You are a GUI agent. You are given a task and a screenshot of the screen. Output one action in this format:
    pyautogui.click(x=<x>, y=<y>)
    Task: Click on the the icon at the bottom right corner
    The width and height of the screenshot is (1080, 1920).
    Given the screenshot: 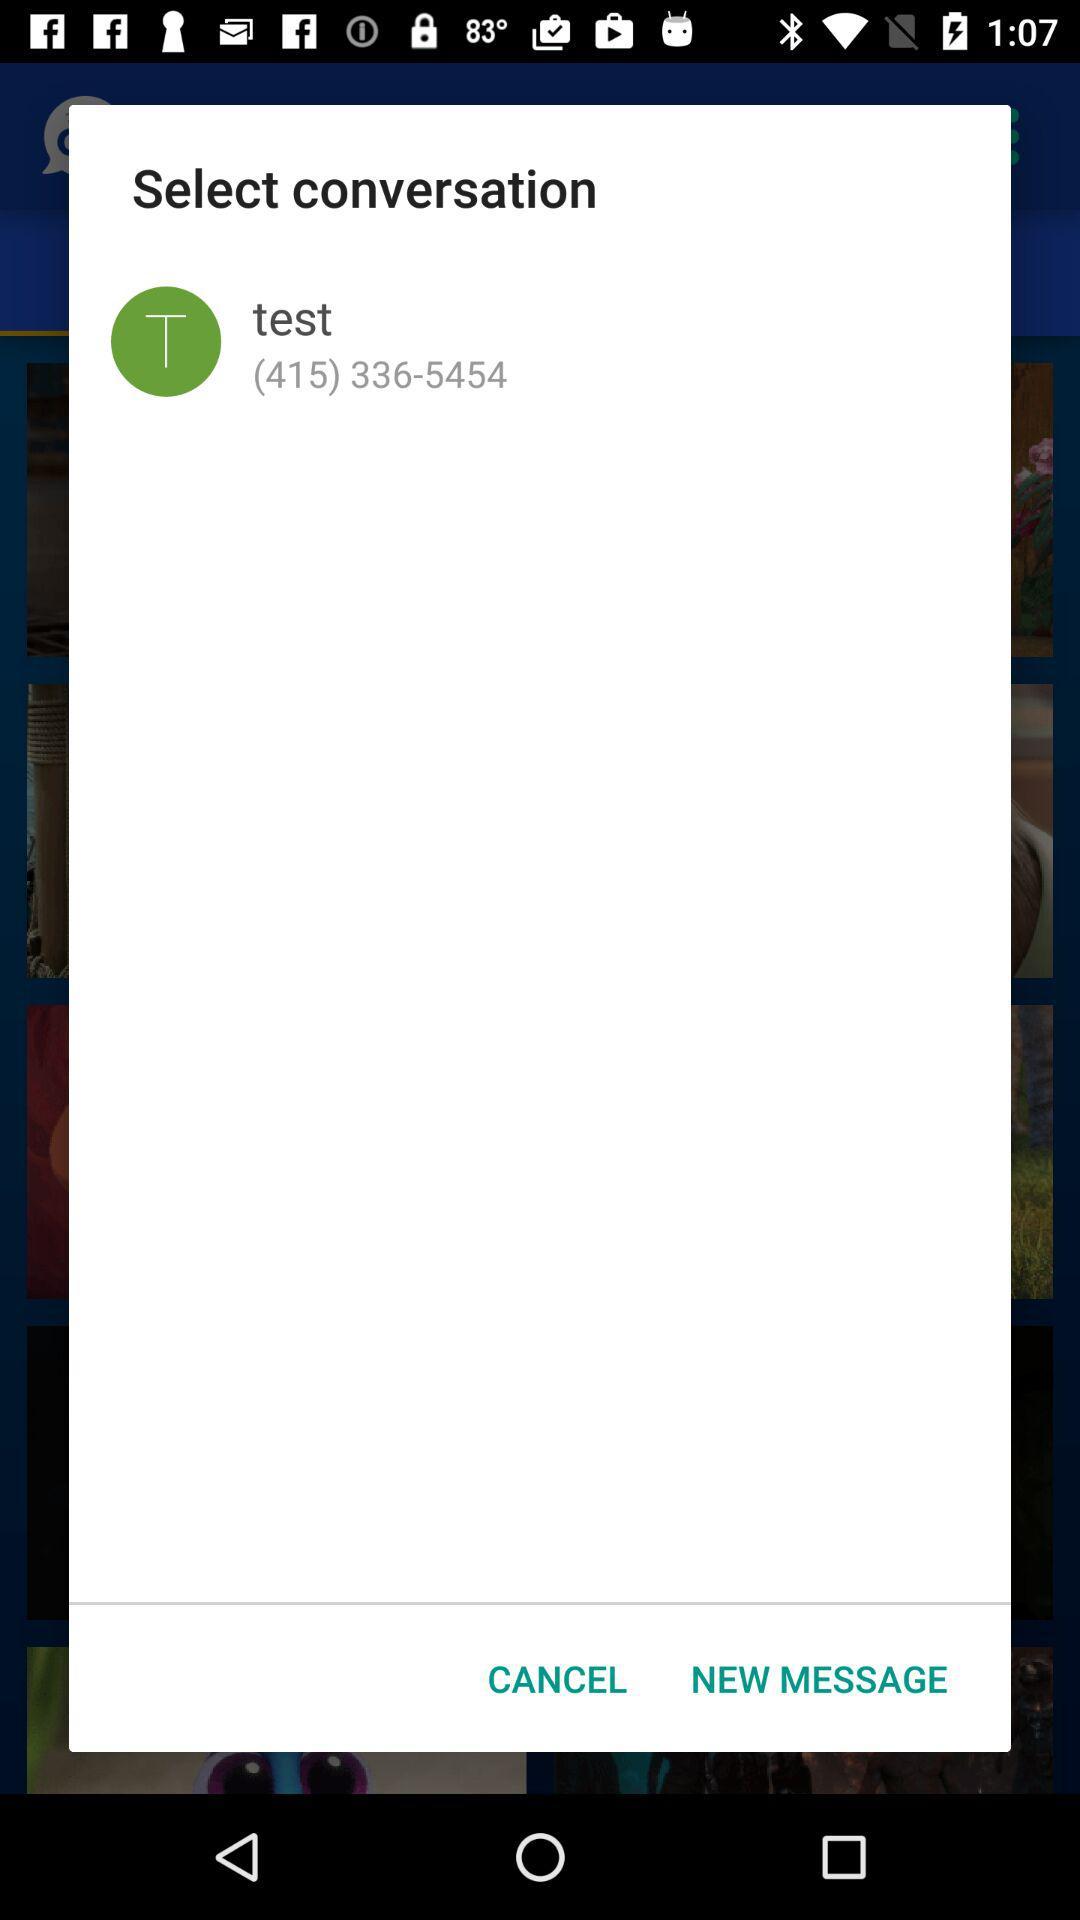 What is the action you would take?
    pyautogui.click(x=819, y=1678)
    